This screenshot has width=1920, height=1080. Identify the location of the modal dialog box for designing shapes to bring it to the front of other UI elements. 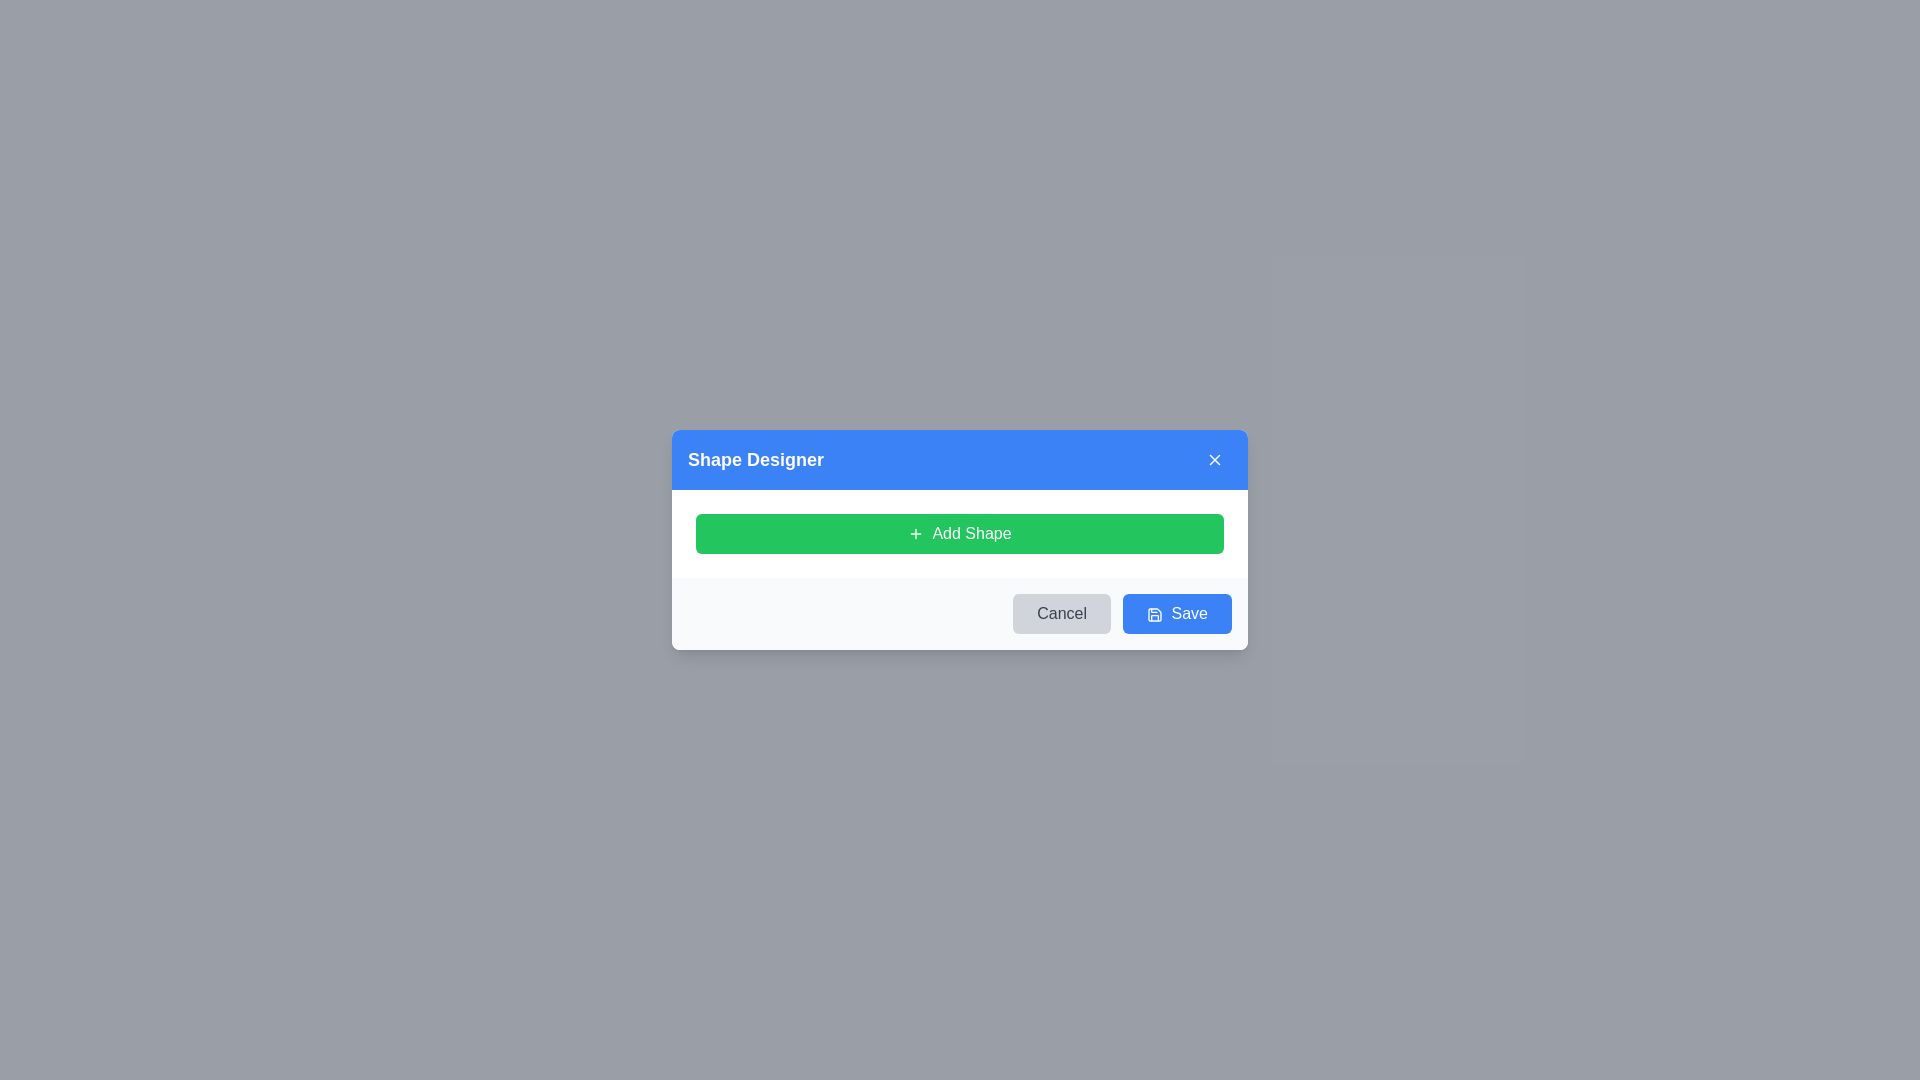
(960, 540).